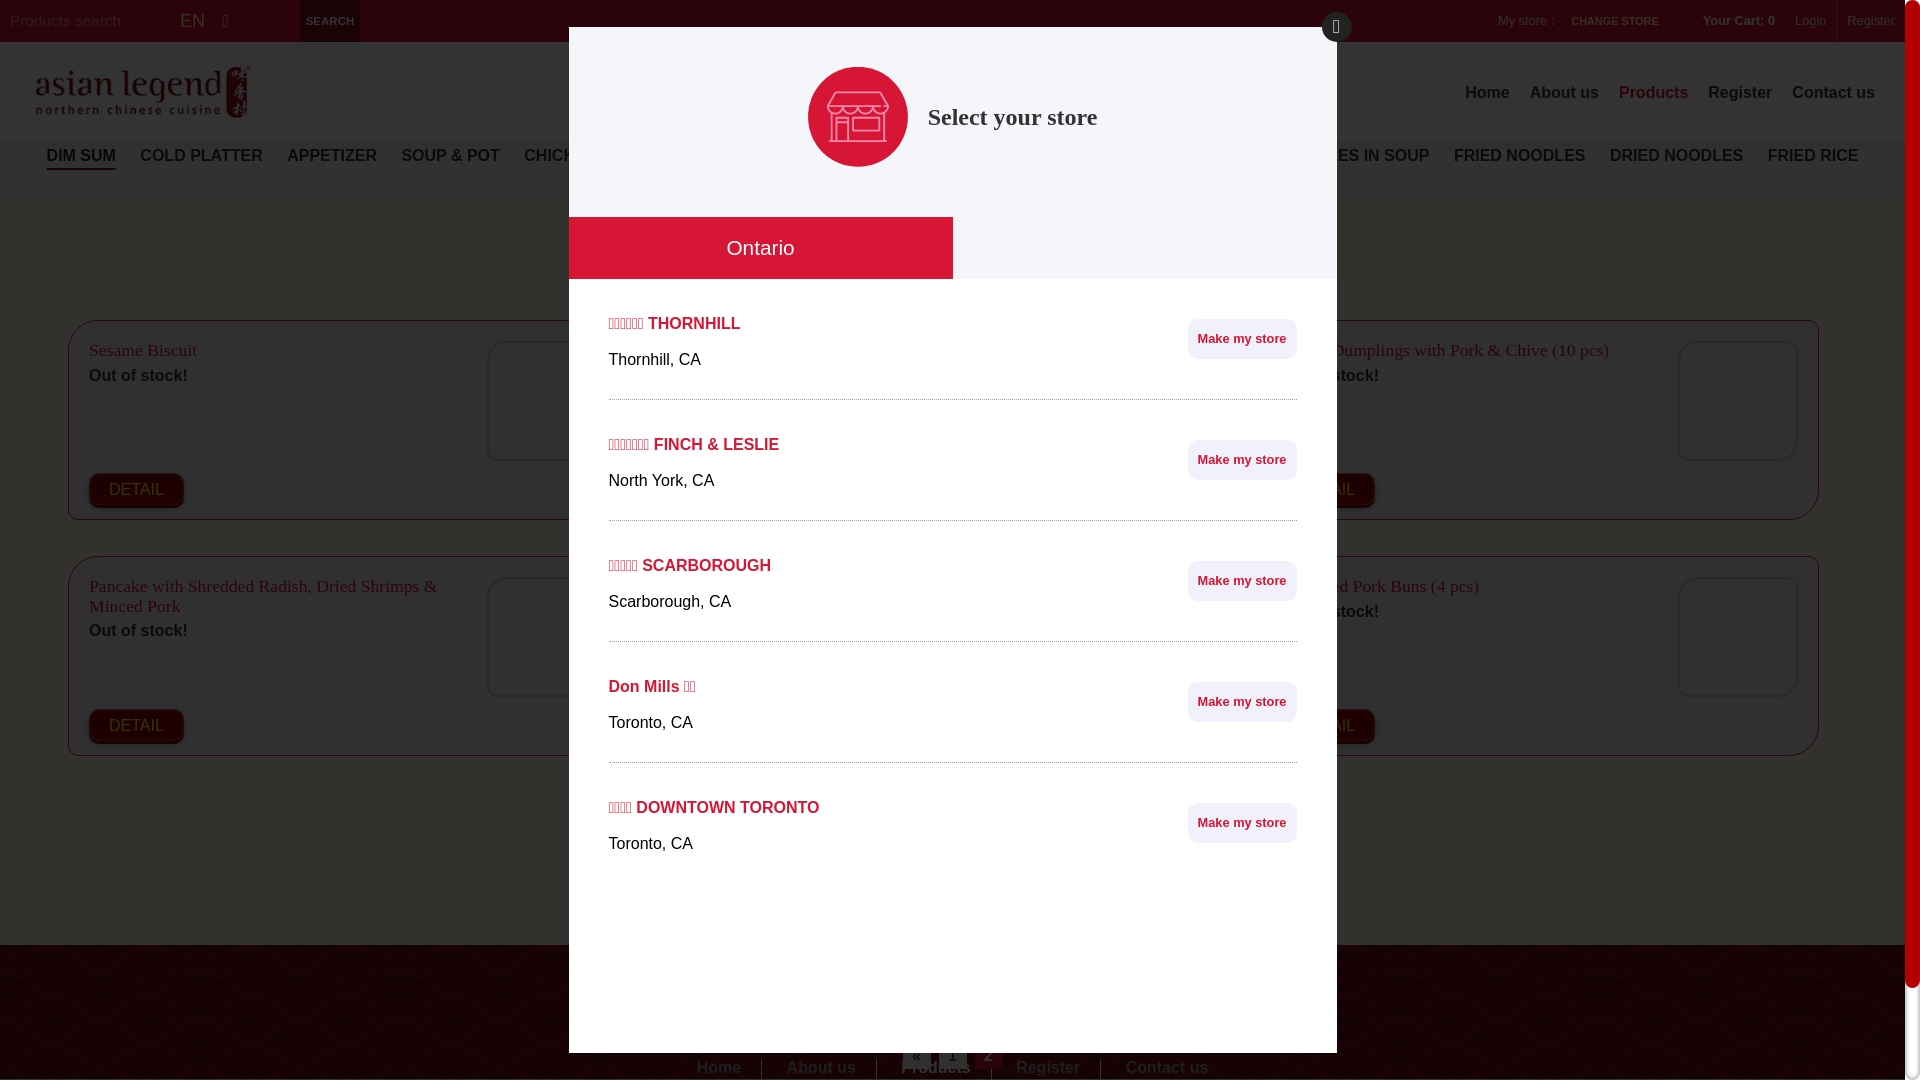 This screenshot has height=1080, width=1920. Describe the element at coordinates (1810, 20) in the screenshot. I see `'Login'` at that location.